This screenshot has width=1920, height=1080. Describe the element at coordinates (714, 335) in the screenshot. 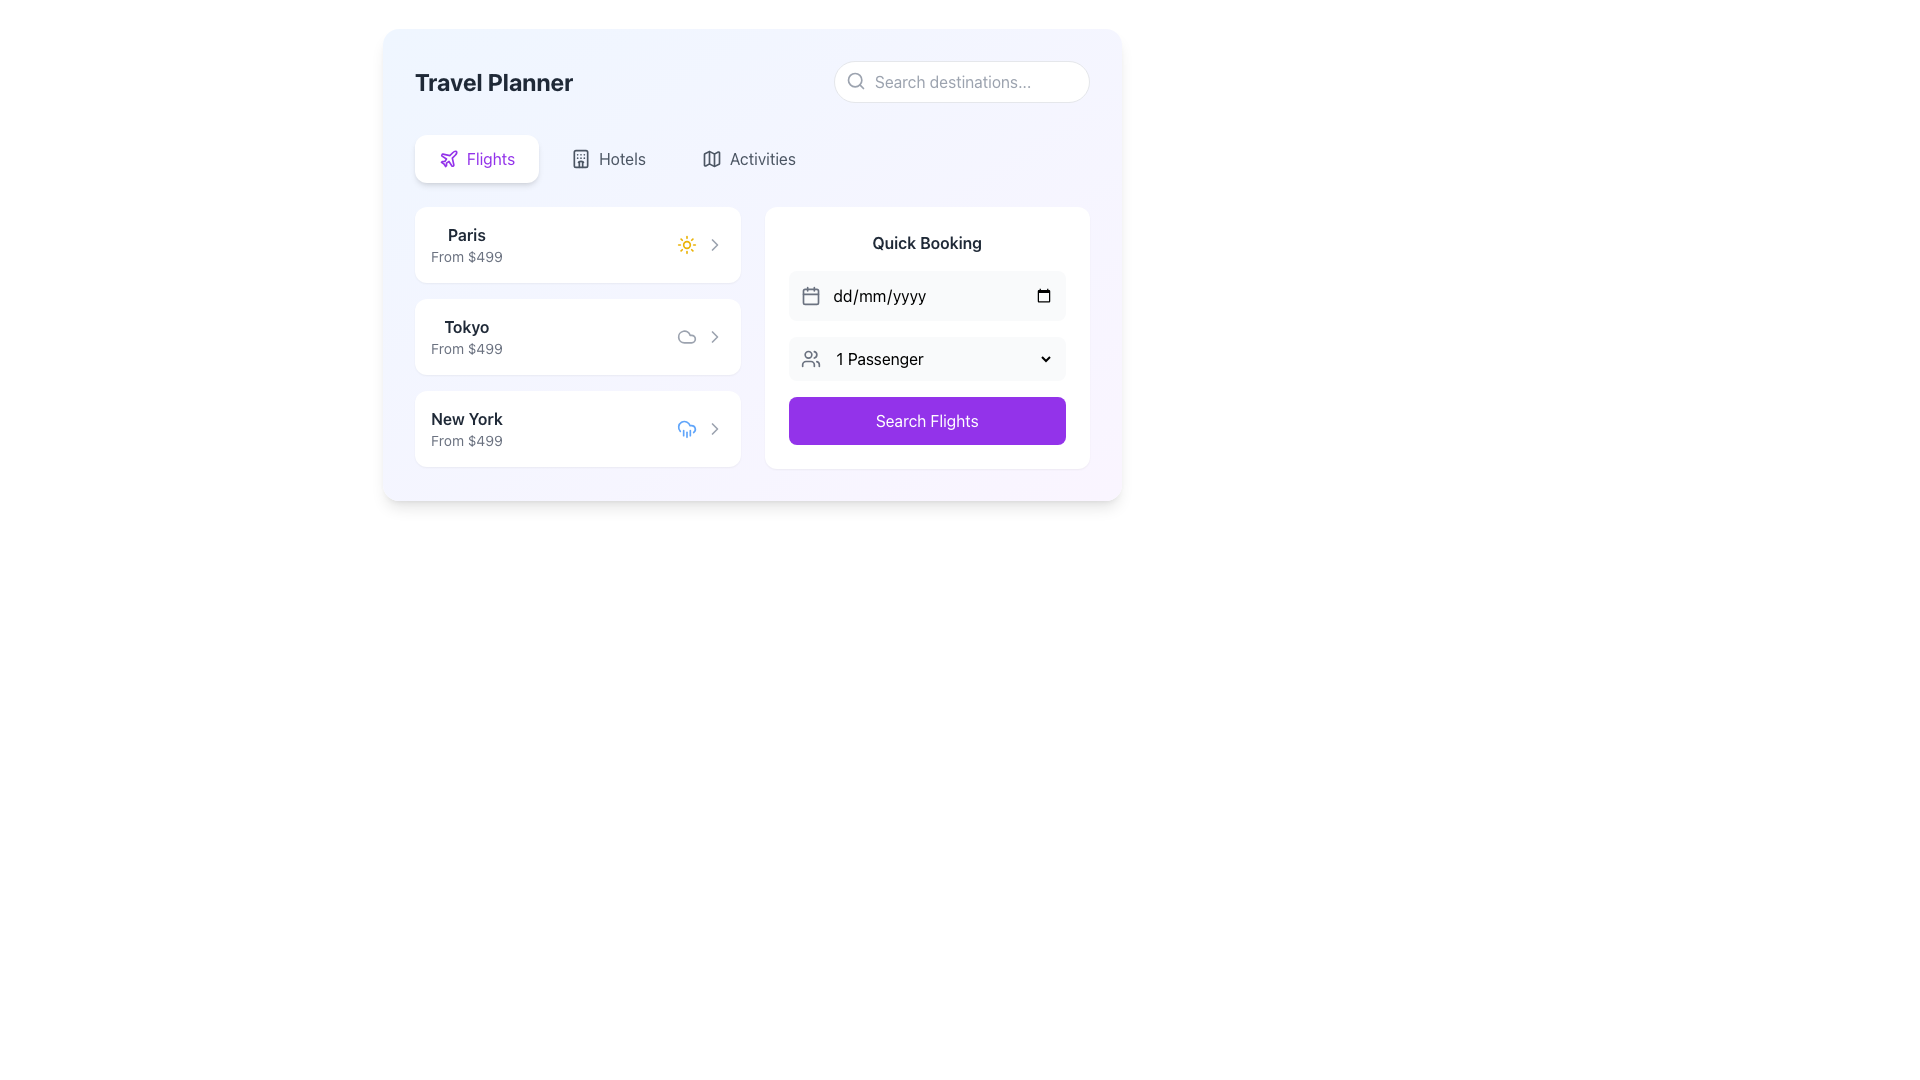

I see `the right-pointing arrow icon within the destination list` at that location.